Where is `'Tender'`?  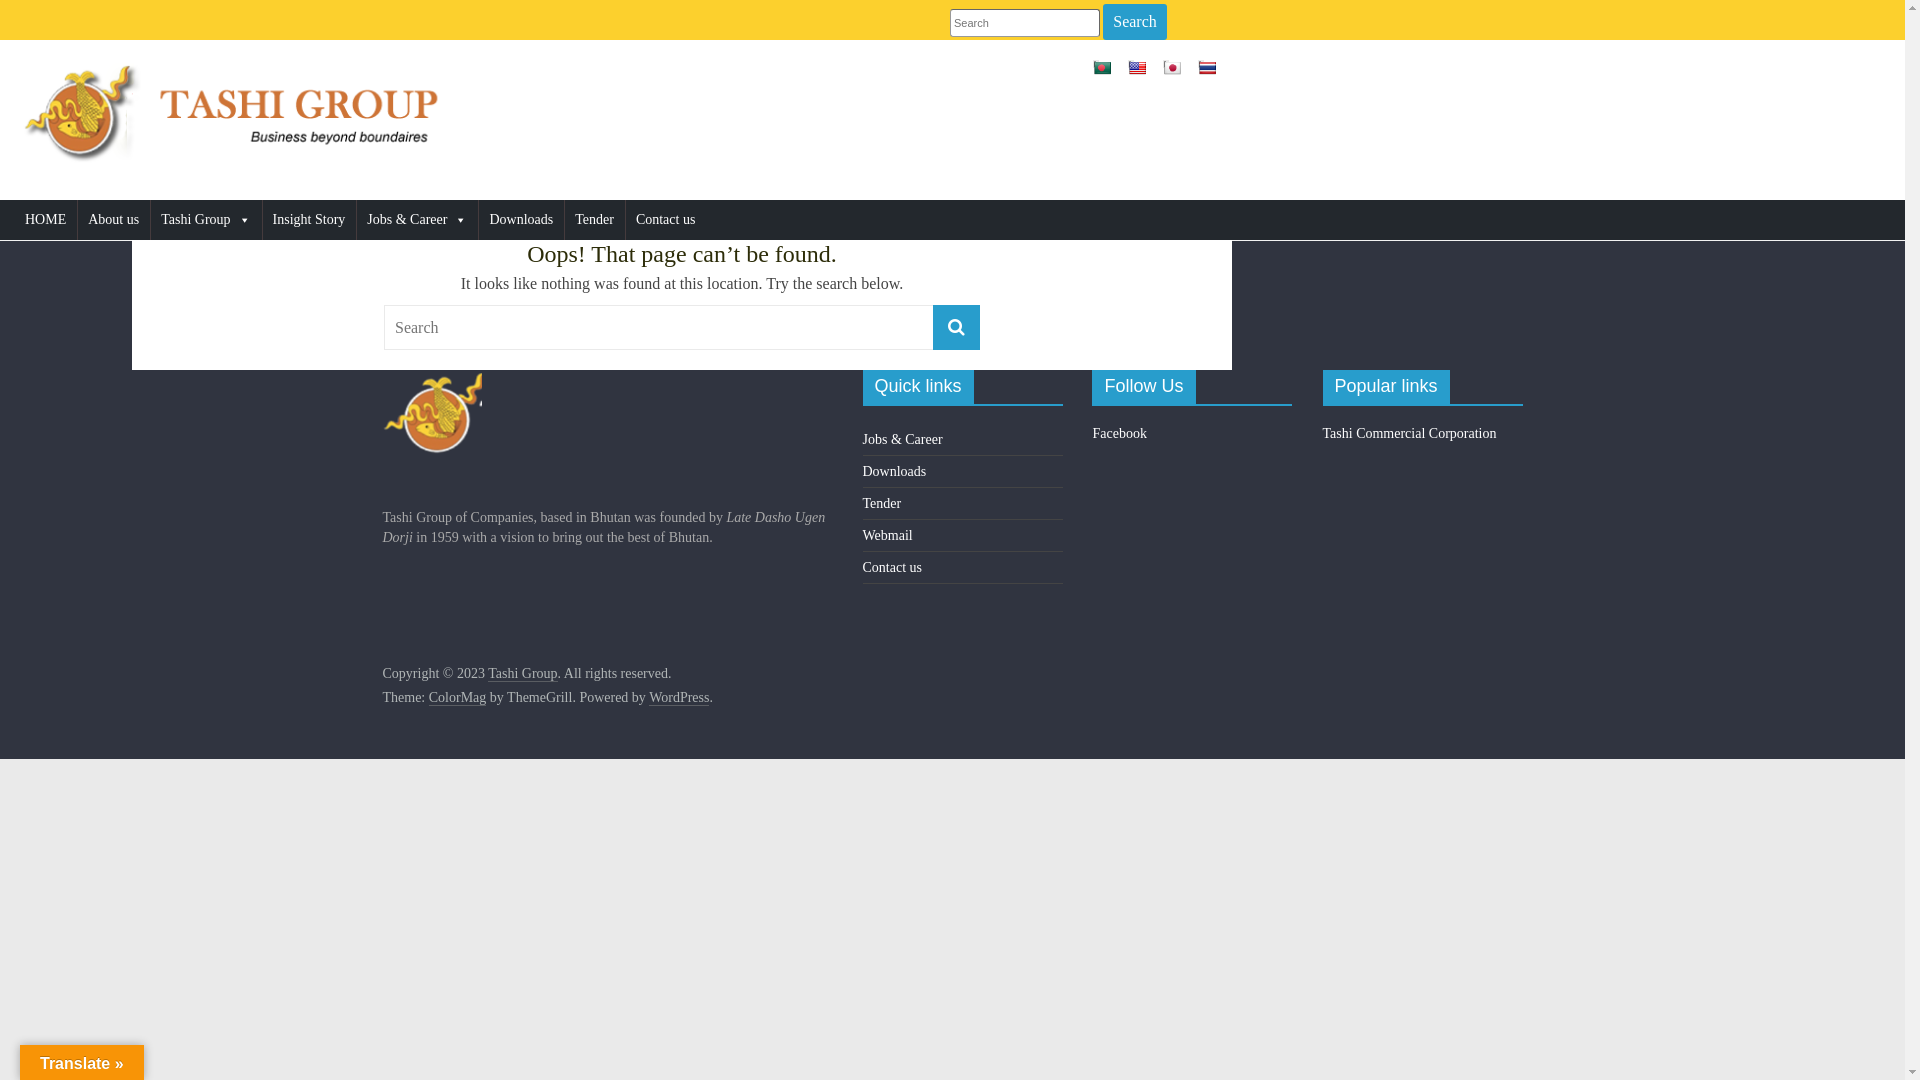
'Tender' is located at coordinates (564, 219).